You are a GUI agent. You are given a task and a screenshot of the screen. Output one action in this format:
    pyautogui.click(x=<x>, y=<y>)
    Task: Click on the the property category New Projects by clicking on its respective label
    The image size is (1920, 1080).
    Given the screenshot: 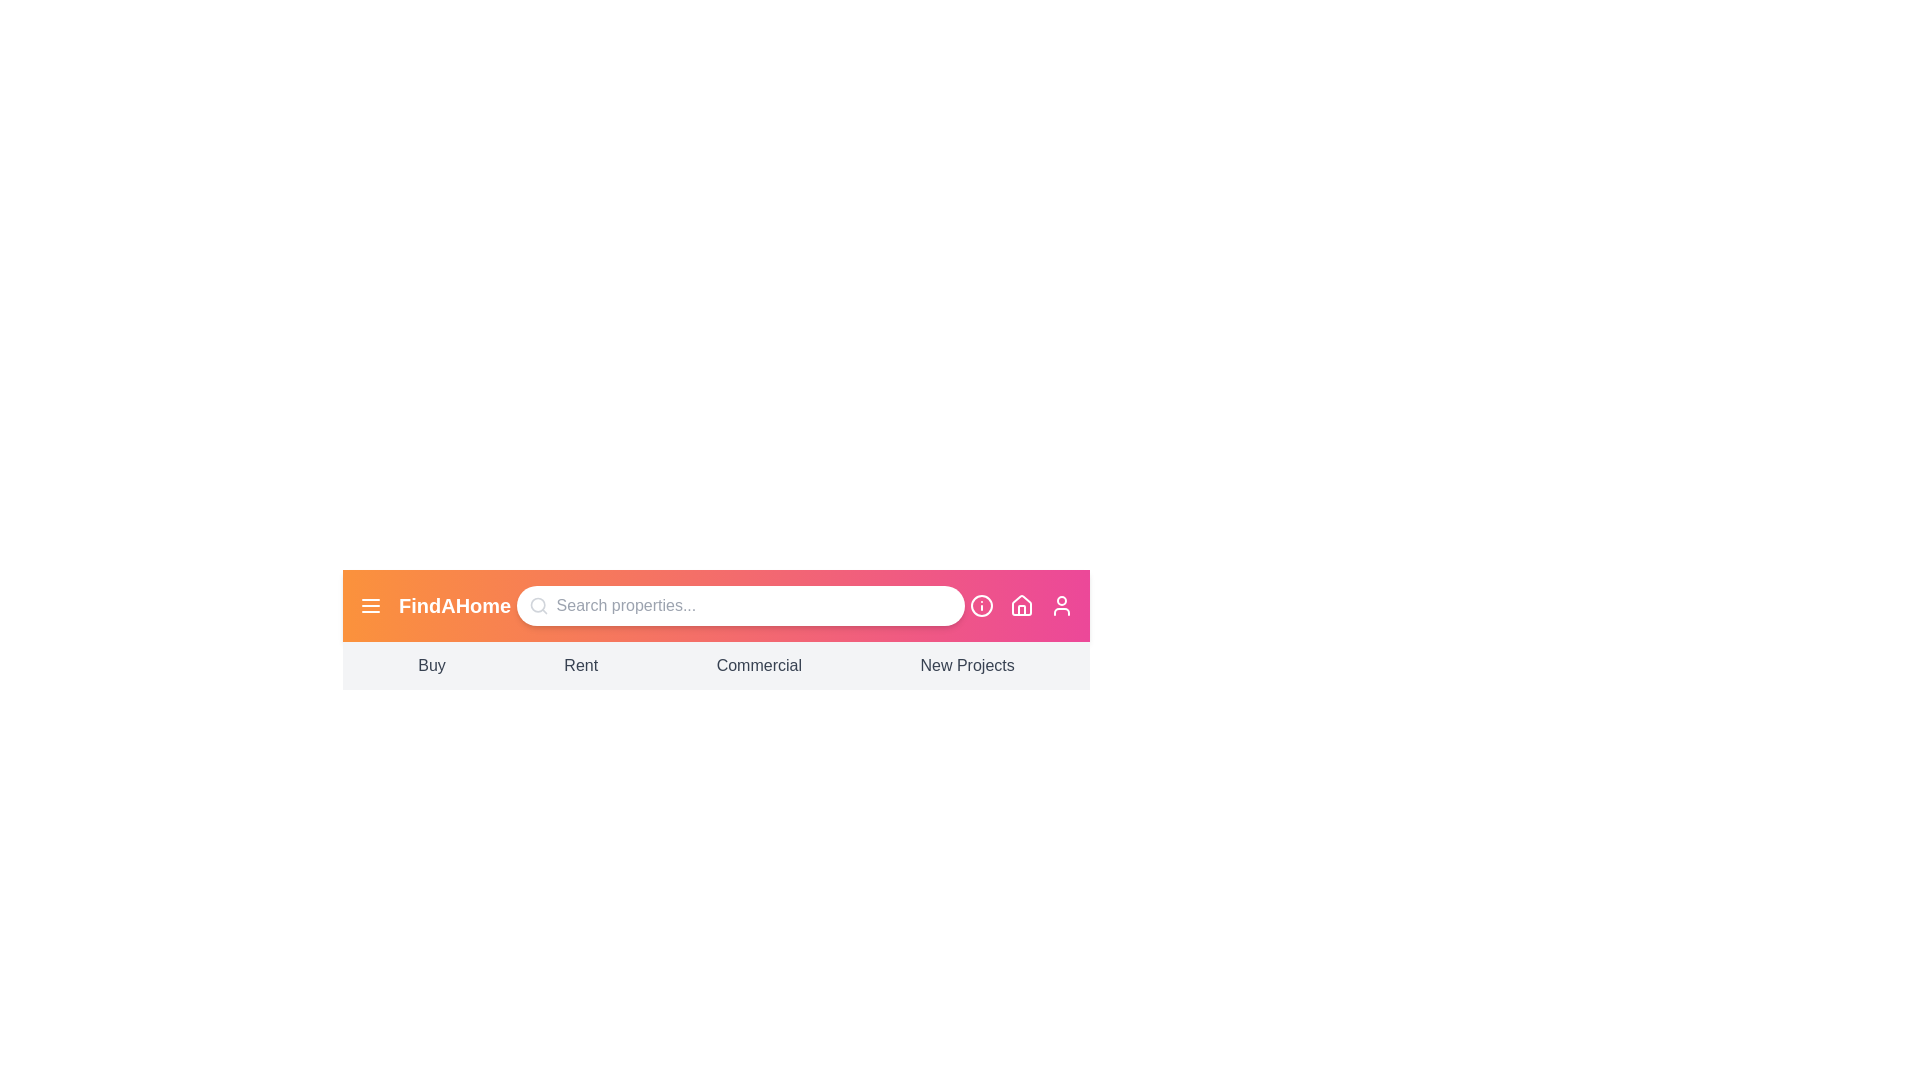 What is the action you would take?
    pyautogui.click(x=966, y=666)
    